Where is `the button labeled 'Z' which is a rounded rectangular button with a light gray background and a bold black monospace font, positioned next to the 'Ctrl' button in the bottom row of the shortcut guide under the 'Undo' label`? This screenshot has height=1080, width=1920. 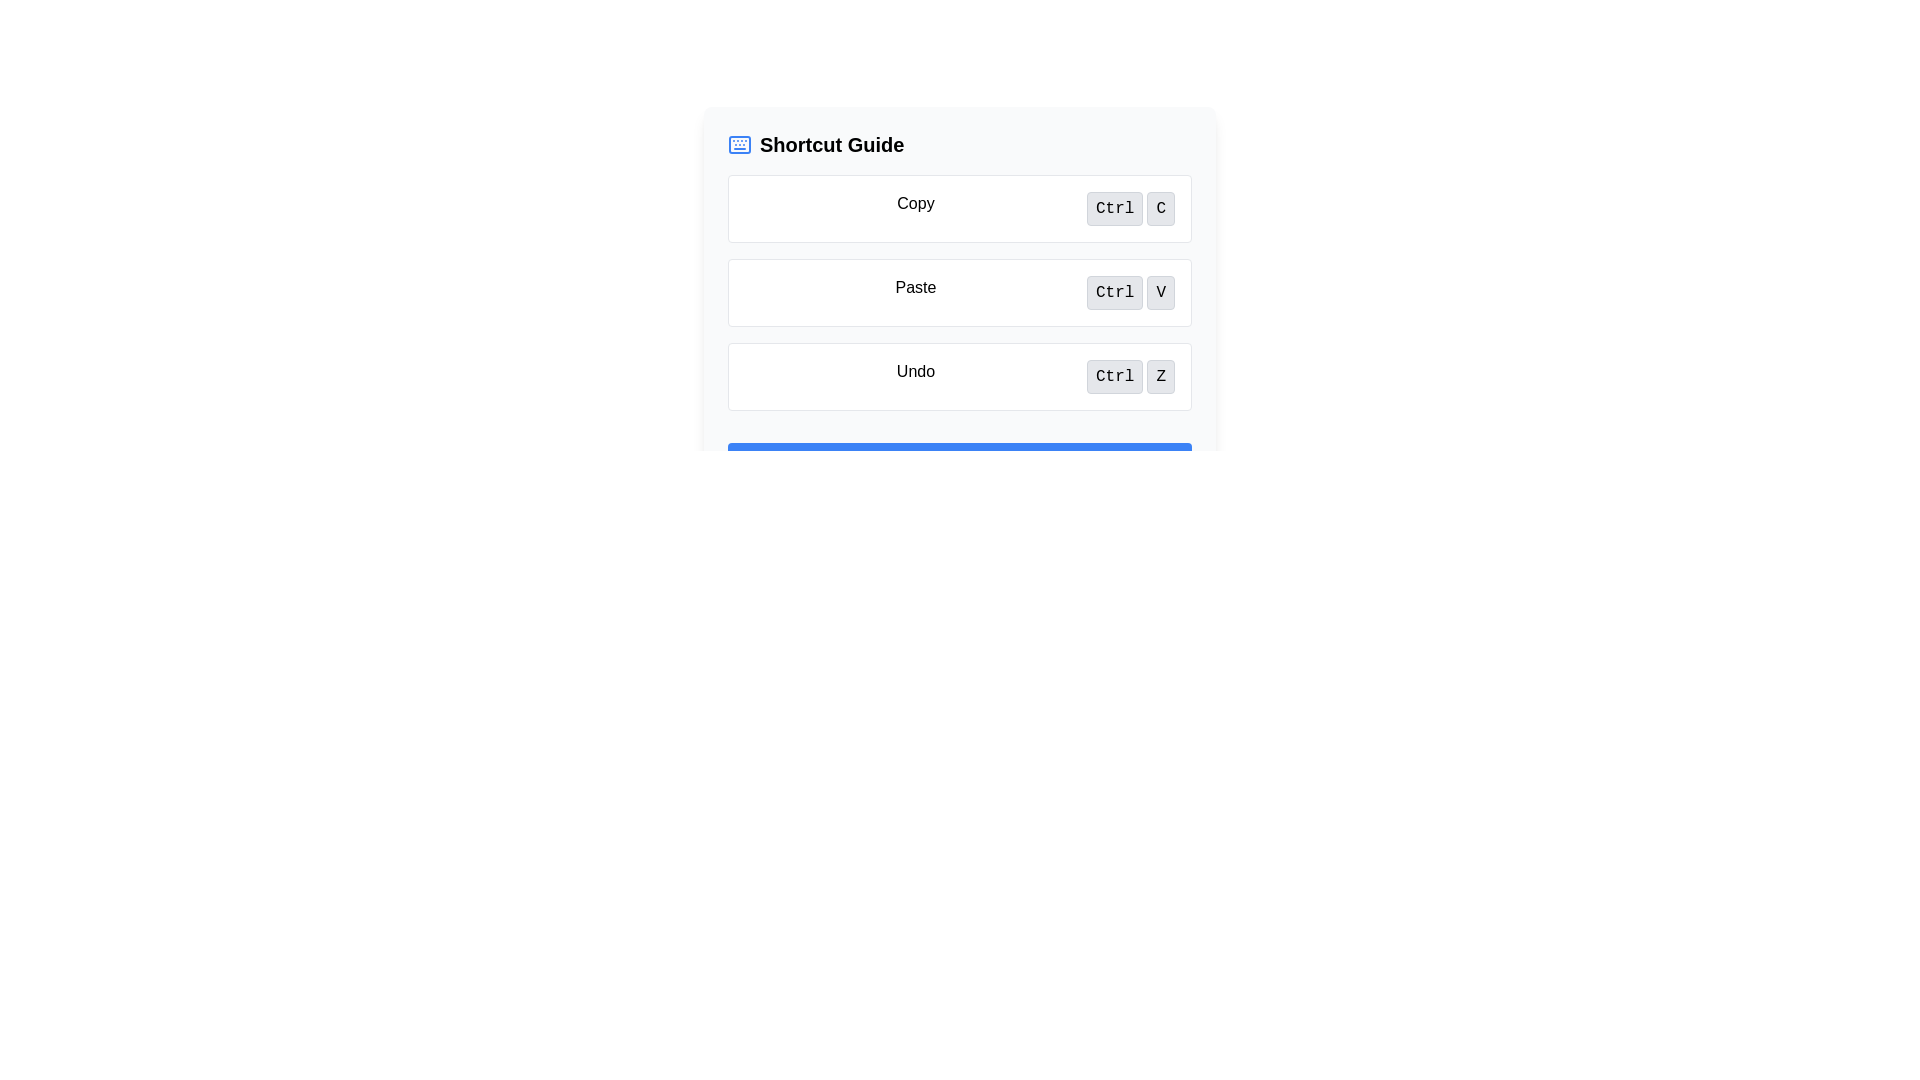
the button labeled 'Z' which is a rounded rectangular button with a light gray background and a bold black monospace font, positioned next to the 'Ctrl' button in the bottom row of the shortcut guide under the 'Undo' label is located at coordinates (1161, 377).